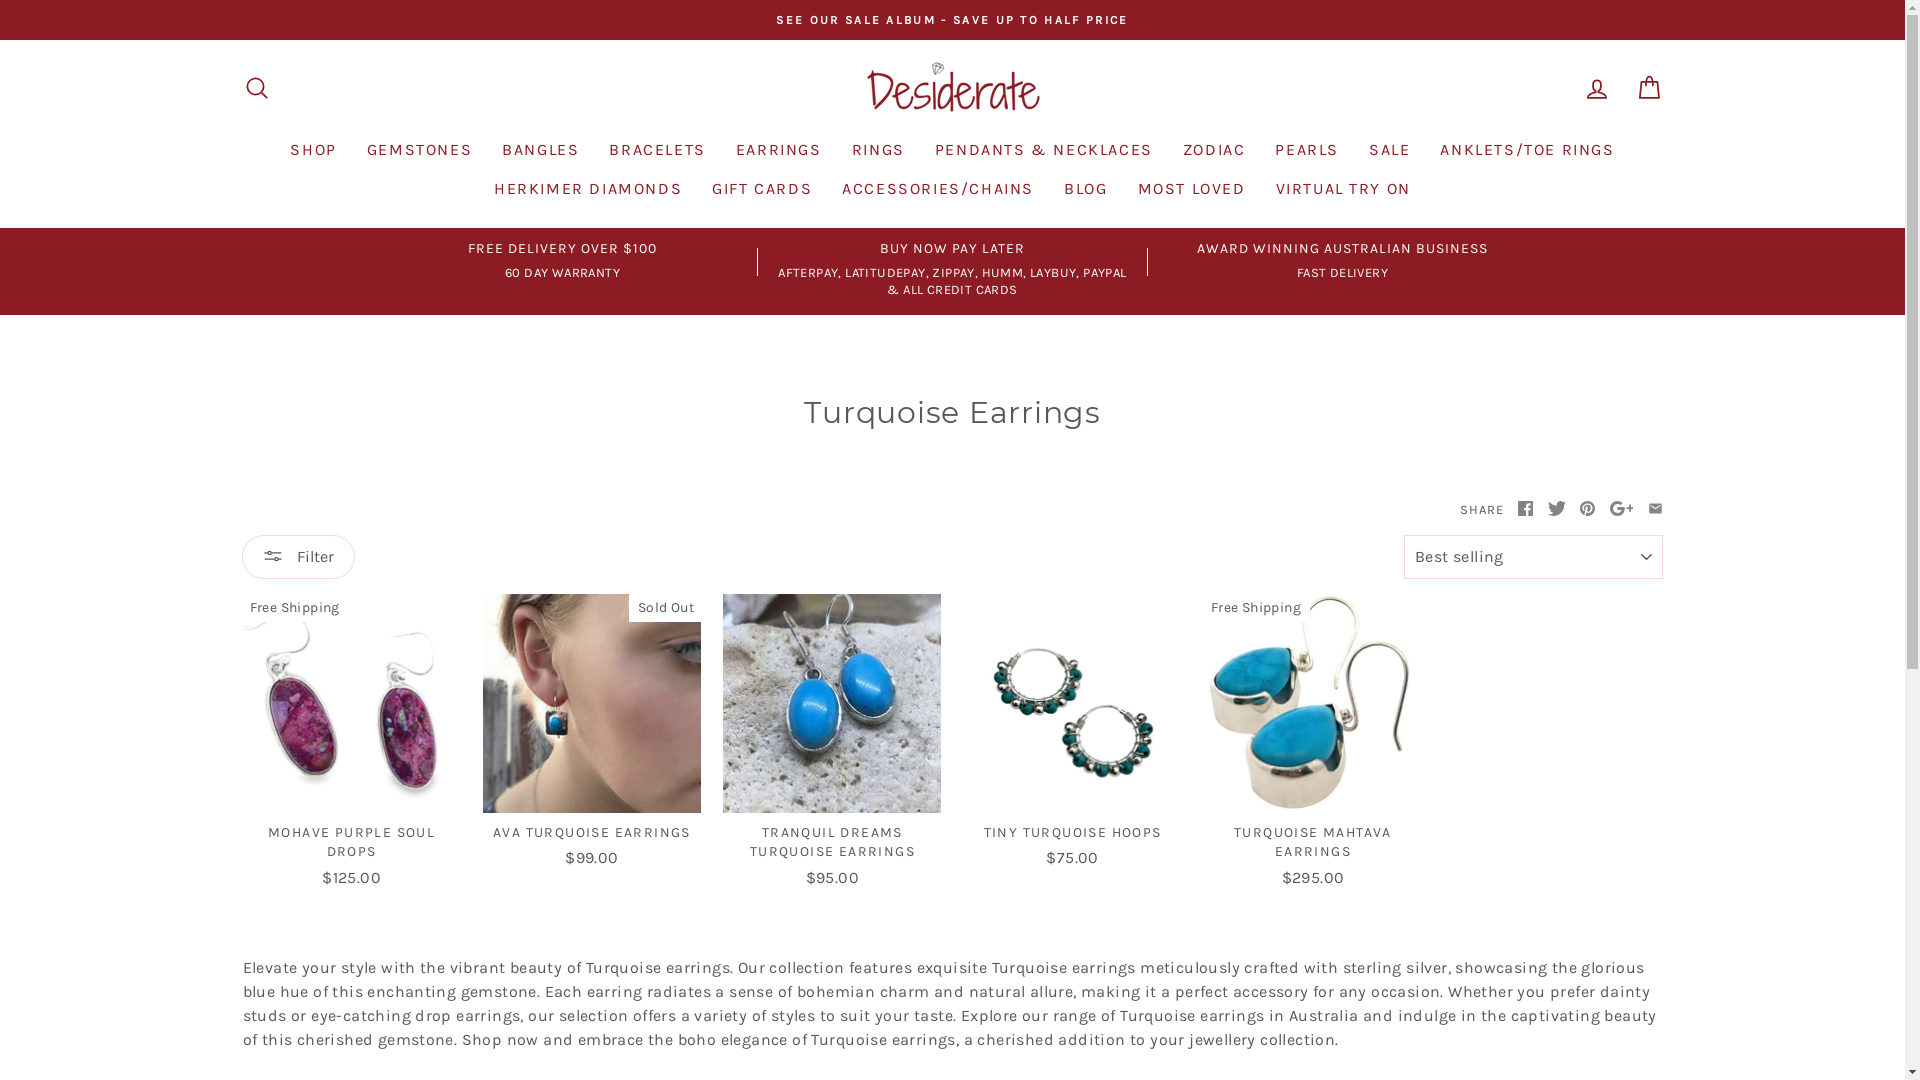 Image resolution: width=1920 pixels, height=1080 pixels. What do you see at coordinates (1547, 508) in the screenshot?
I see `'Twitter'` at bounding box center [1547, 508].